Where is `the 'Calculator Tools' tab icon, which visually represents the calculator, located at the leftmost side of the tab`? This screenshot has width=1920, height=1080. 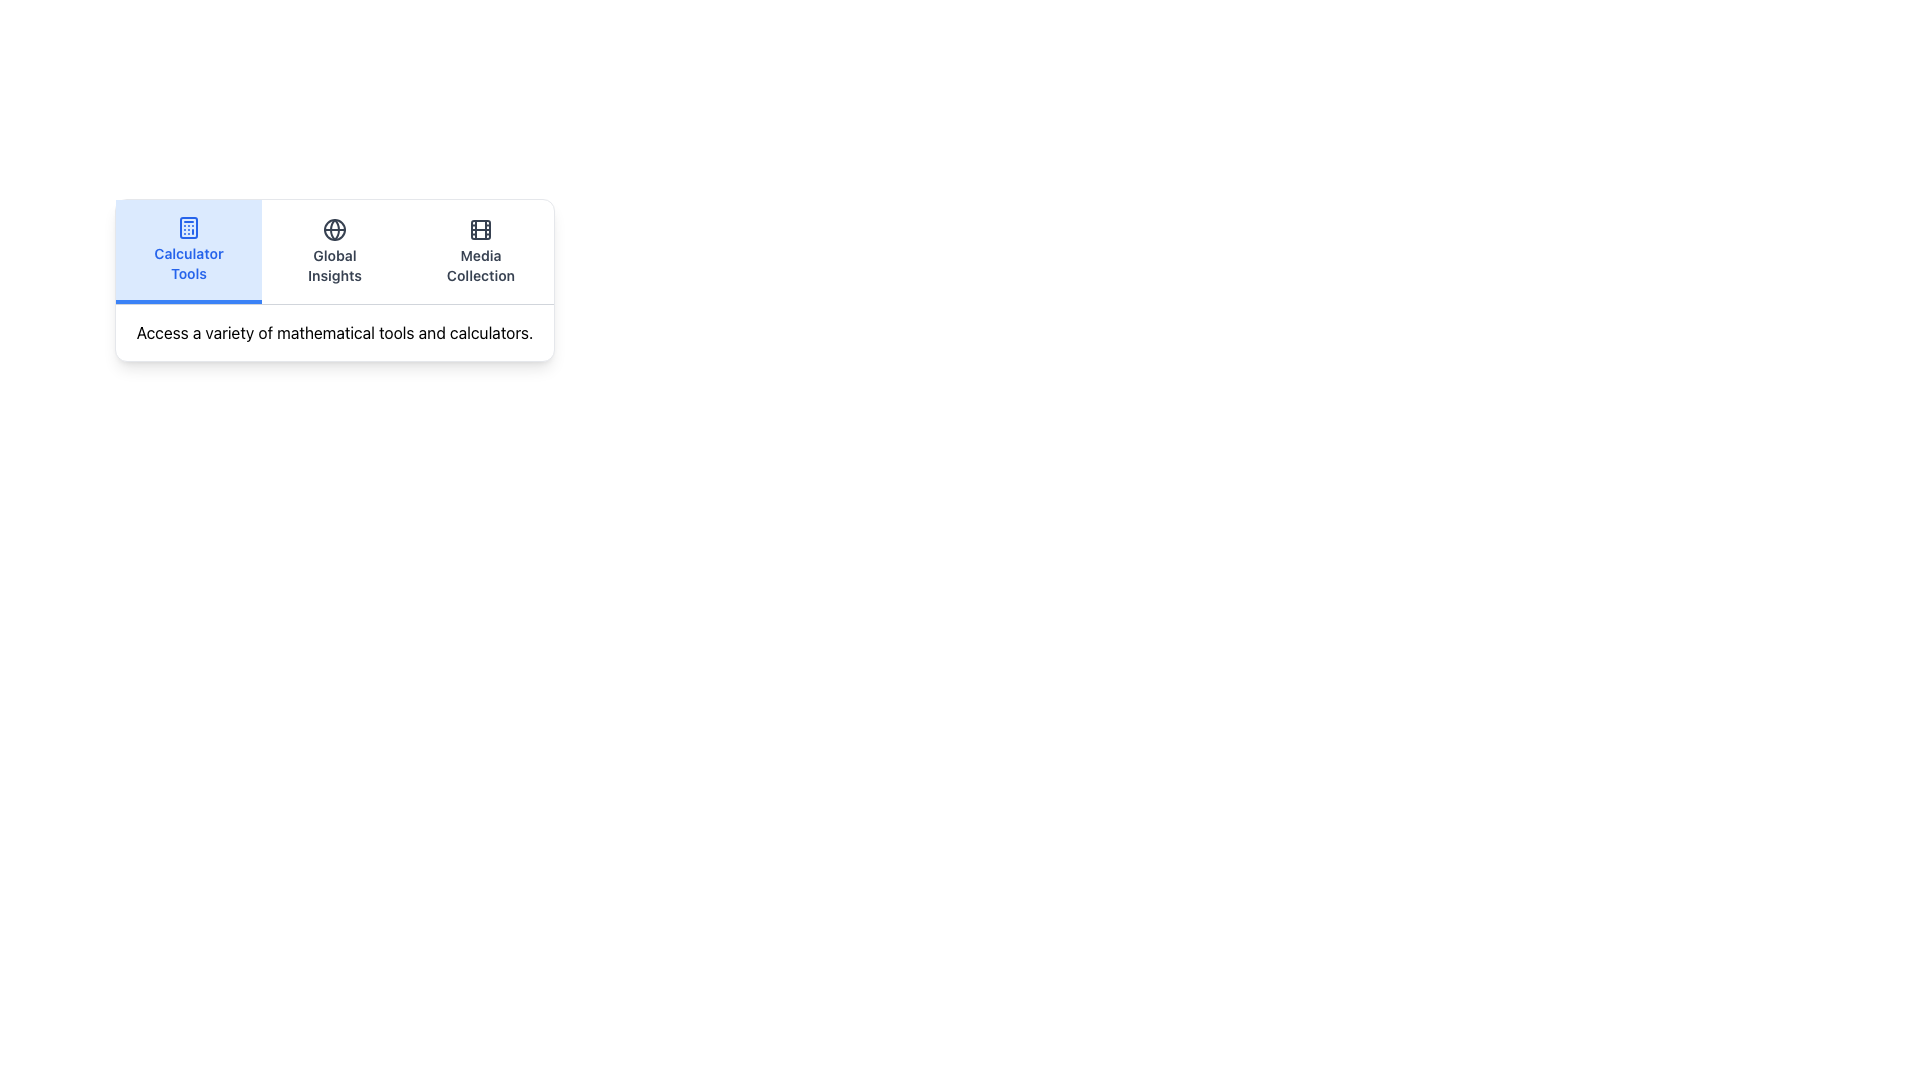
the 'Calculator Tools' tab icon, which visually represents the calculator, located at the leftmost side of the tab is located at coordinates (188, 226).